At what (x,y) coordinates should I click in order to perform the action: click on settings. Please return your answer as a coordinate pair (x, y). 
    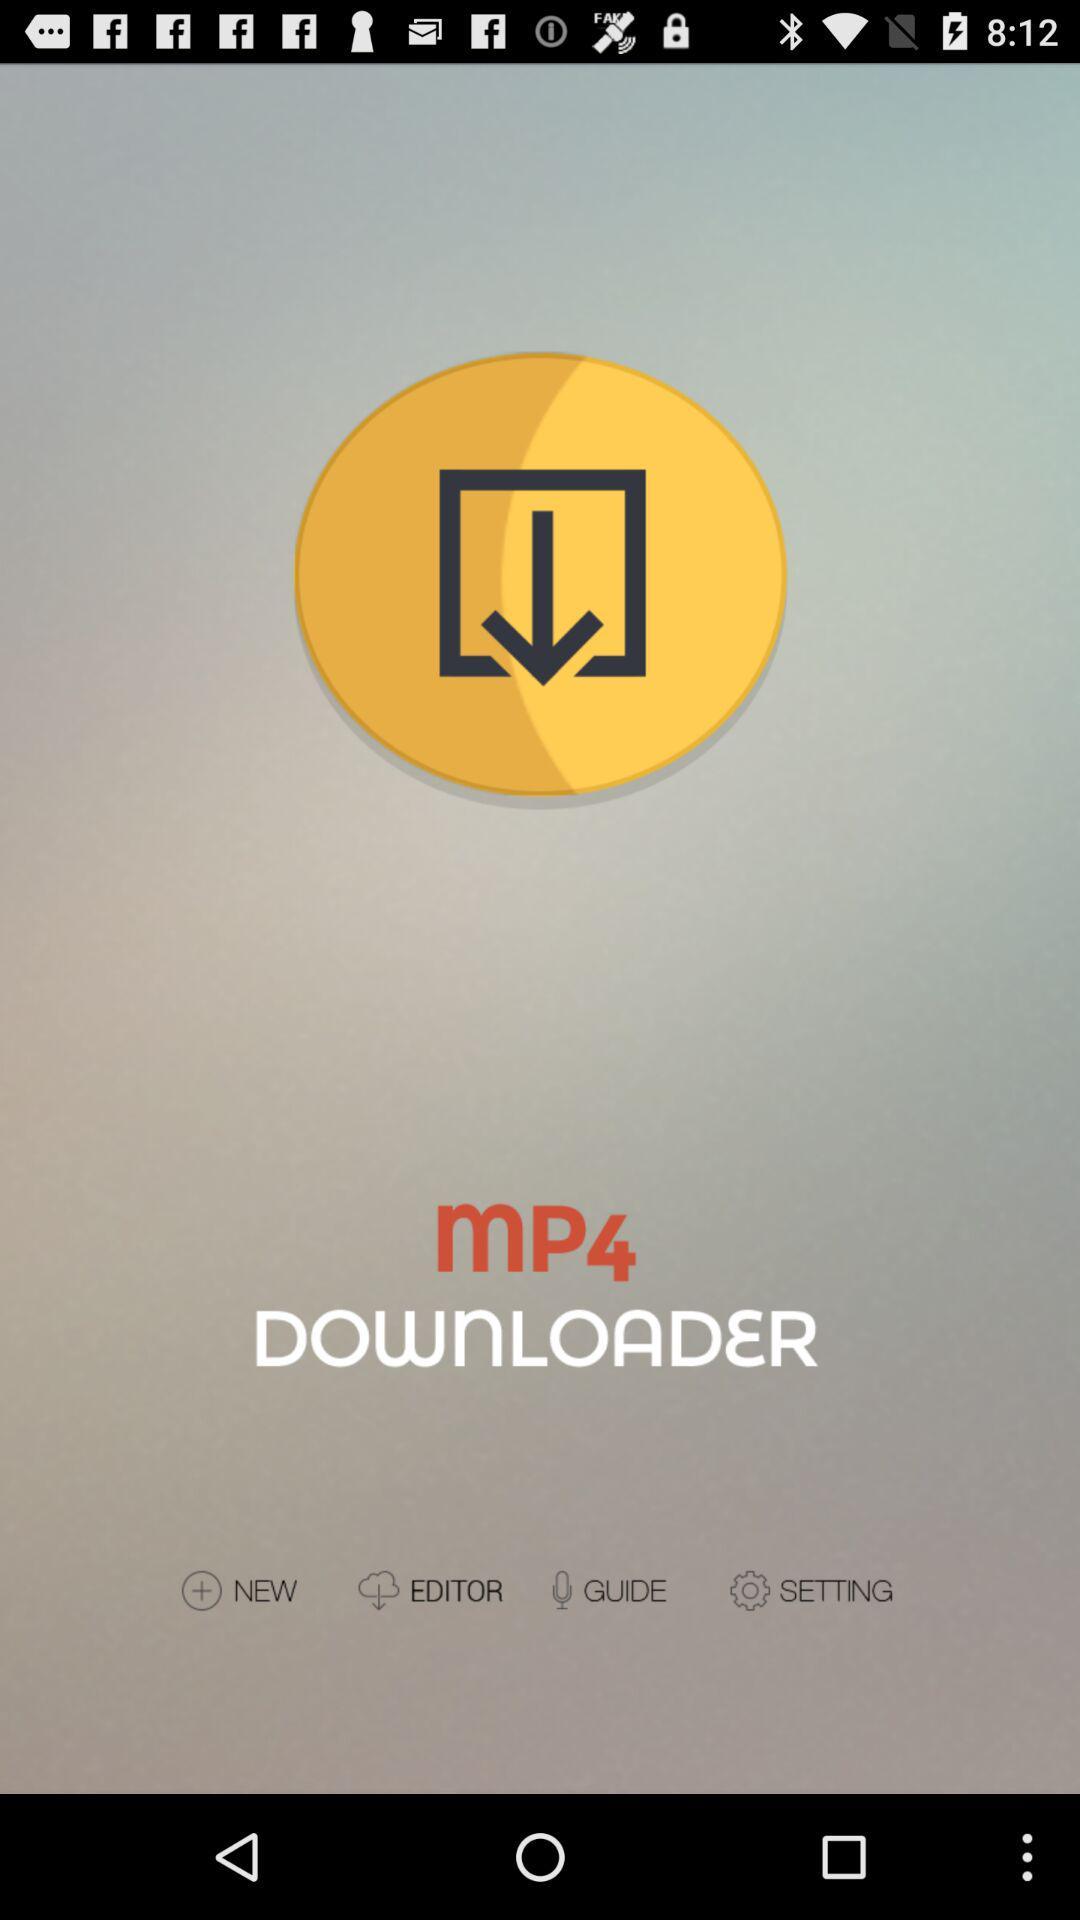
    Looking at the image, I should click on (814, 1589).